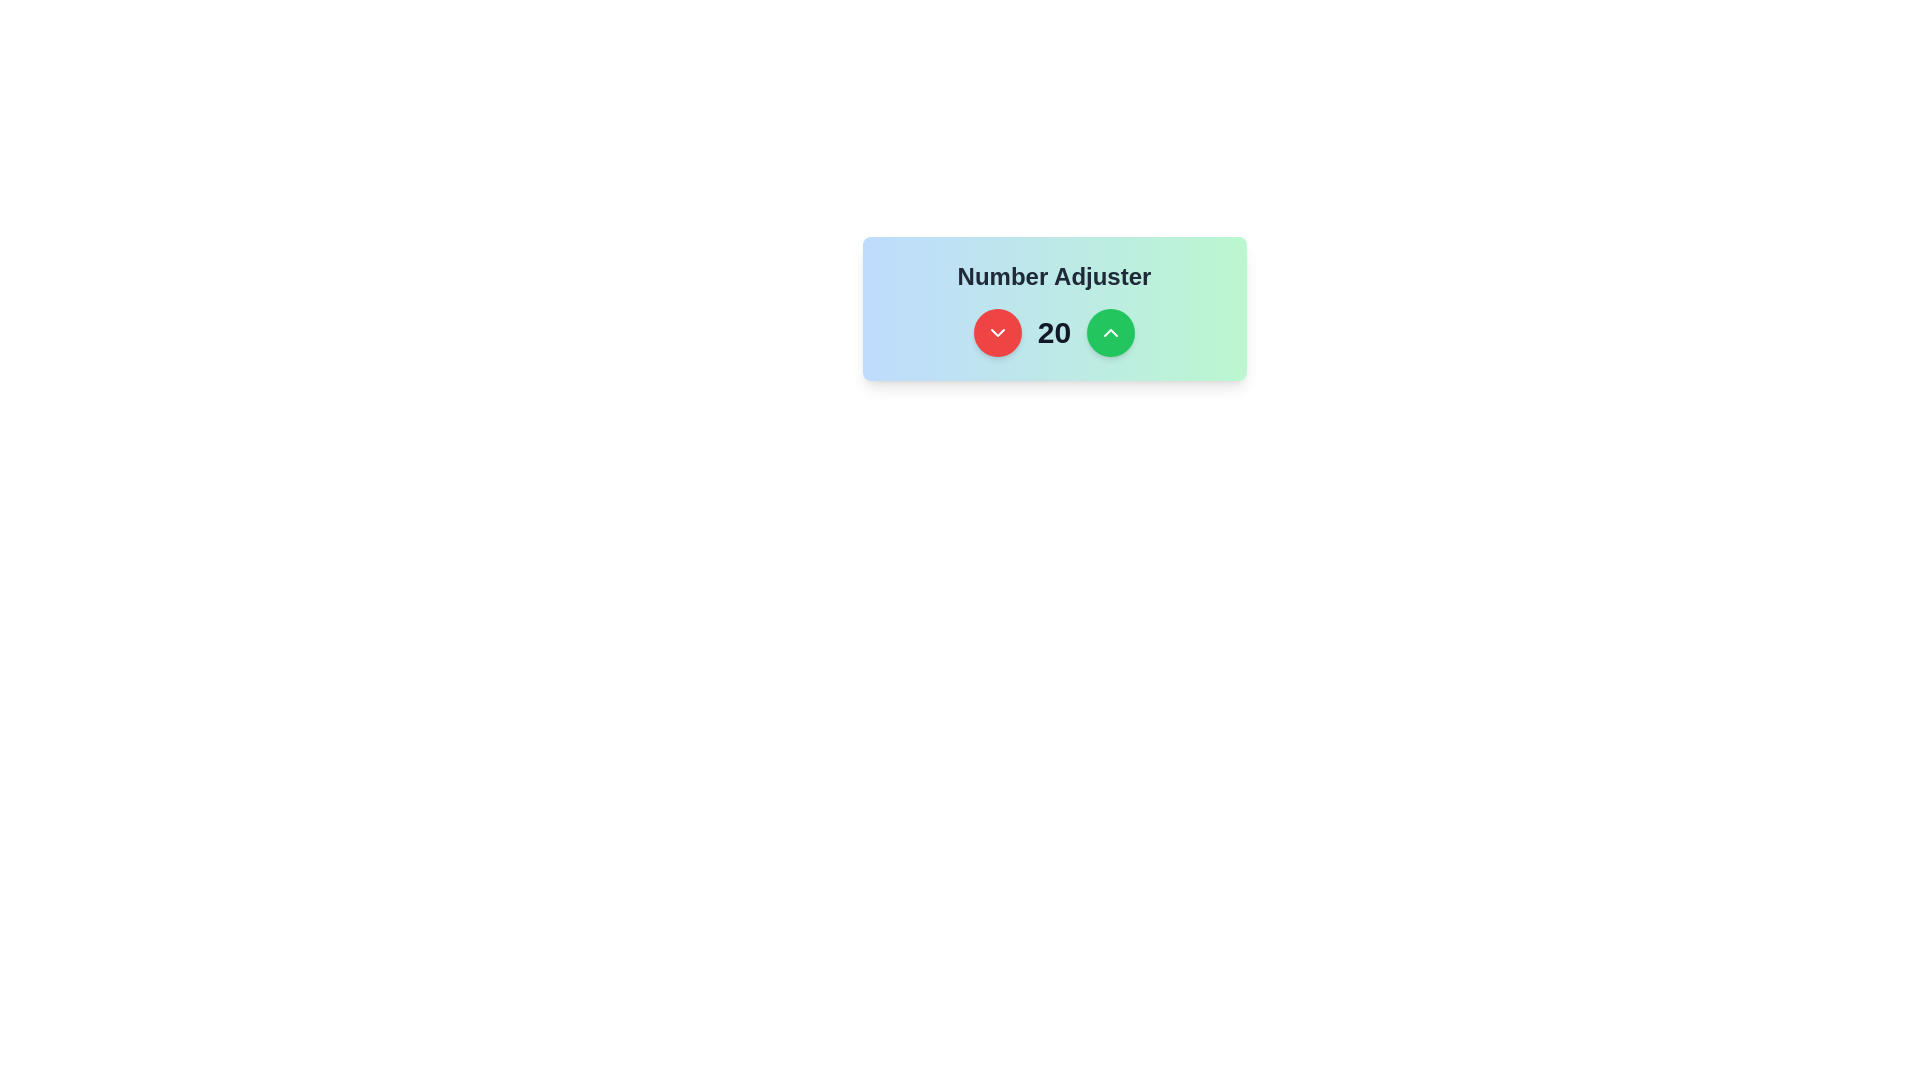 The image size is (1920, 1080). Describe the element at coordinates (1110, 331) in the screenshot. I see `the rightmost button that increases a numerical value, located next to the number '20' and adjacent to a red circular button with a downward arrow` at that location.